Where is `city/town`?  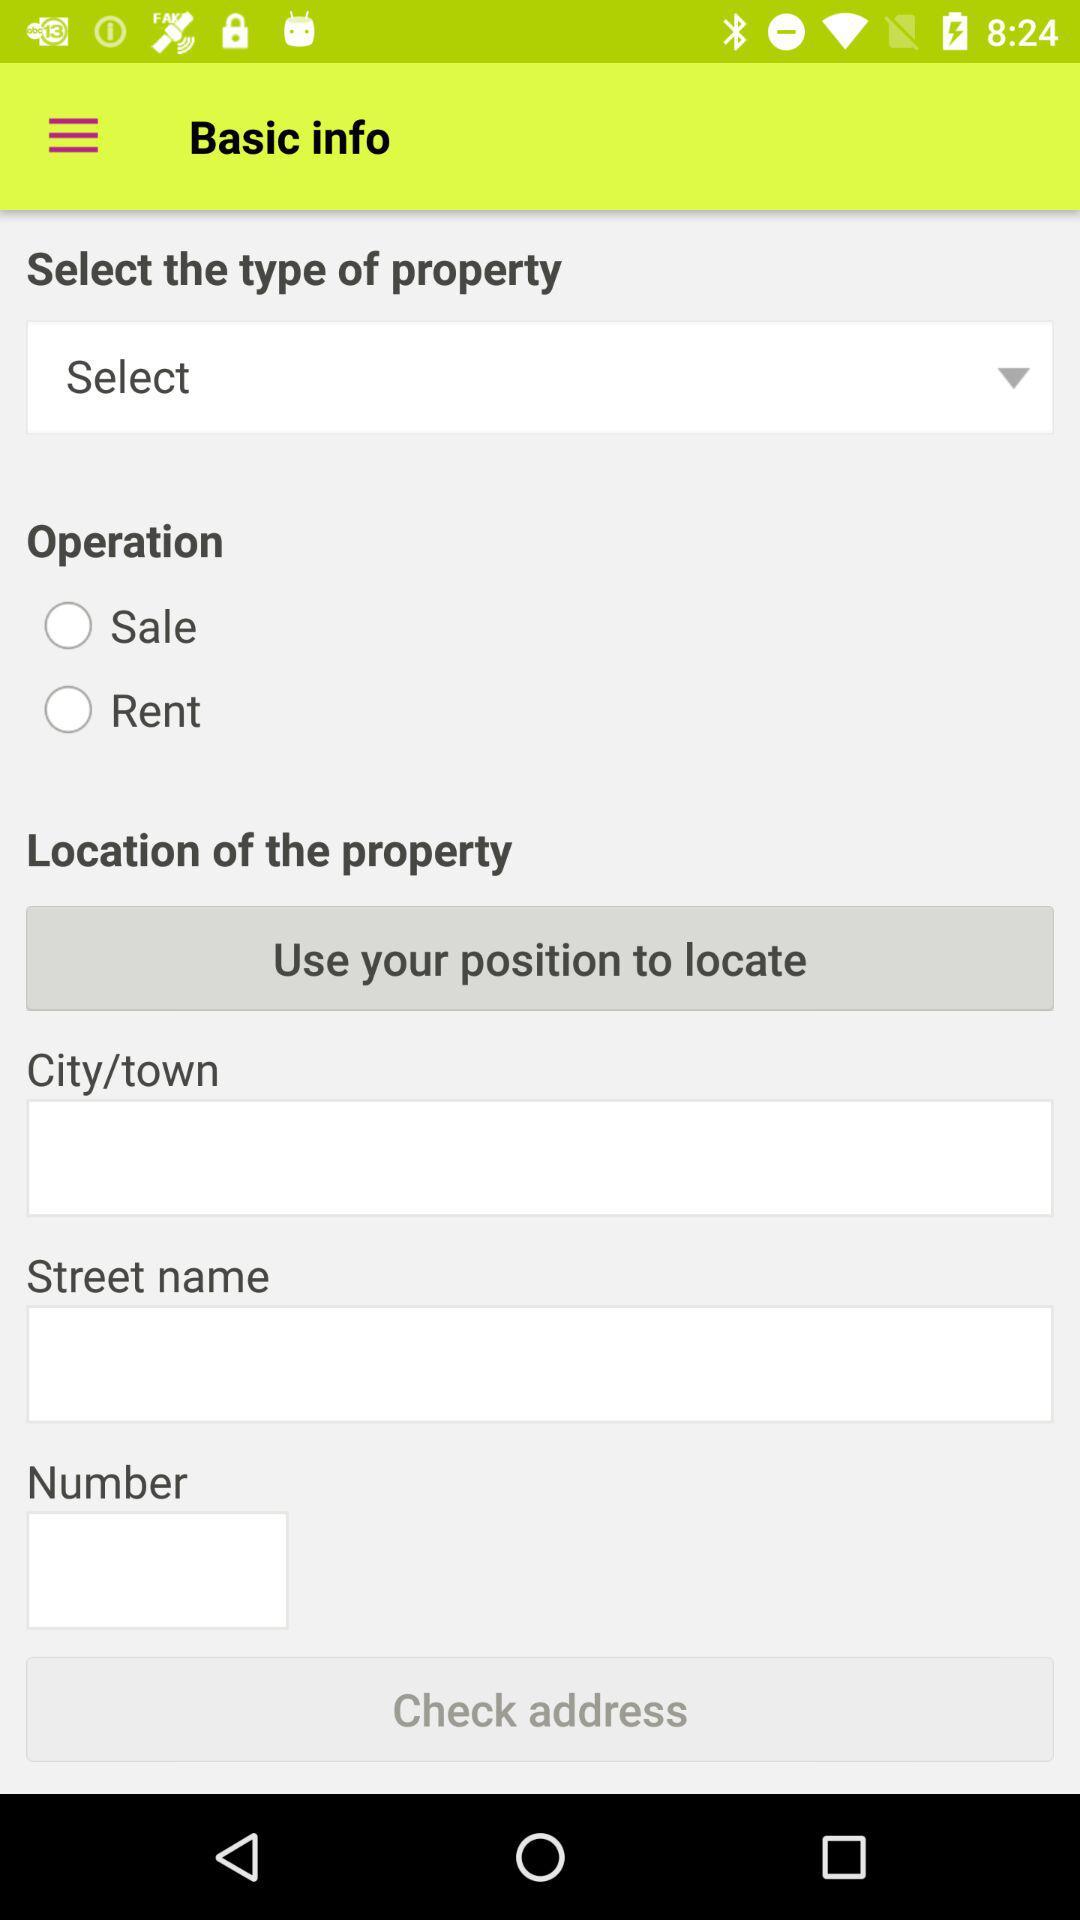
city/town is located at coordinates (540, 1157).